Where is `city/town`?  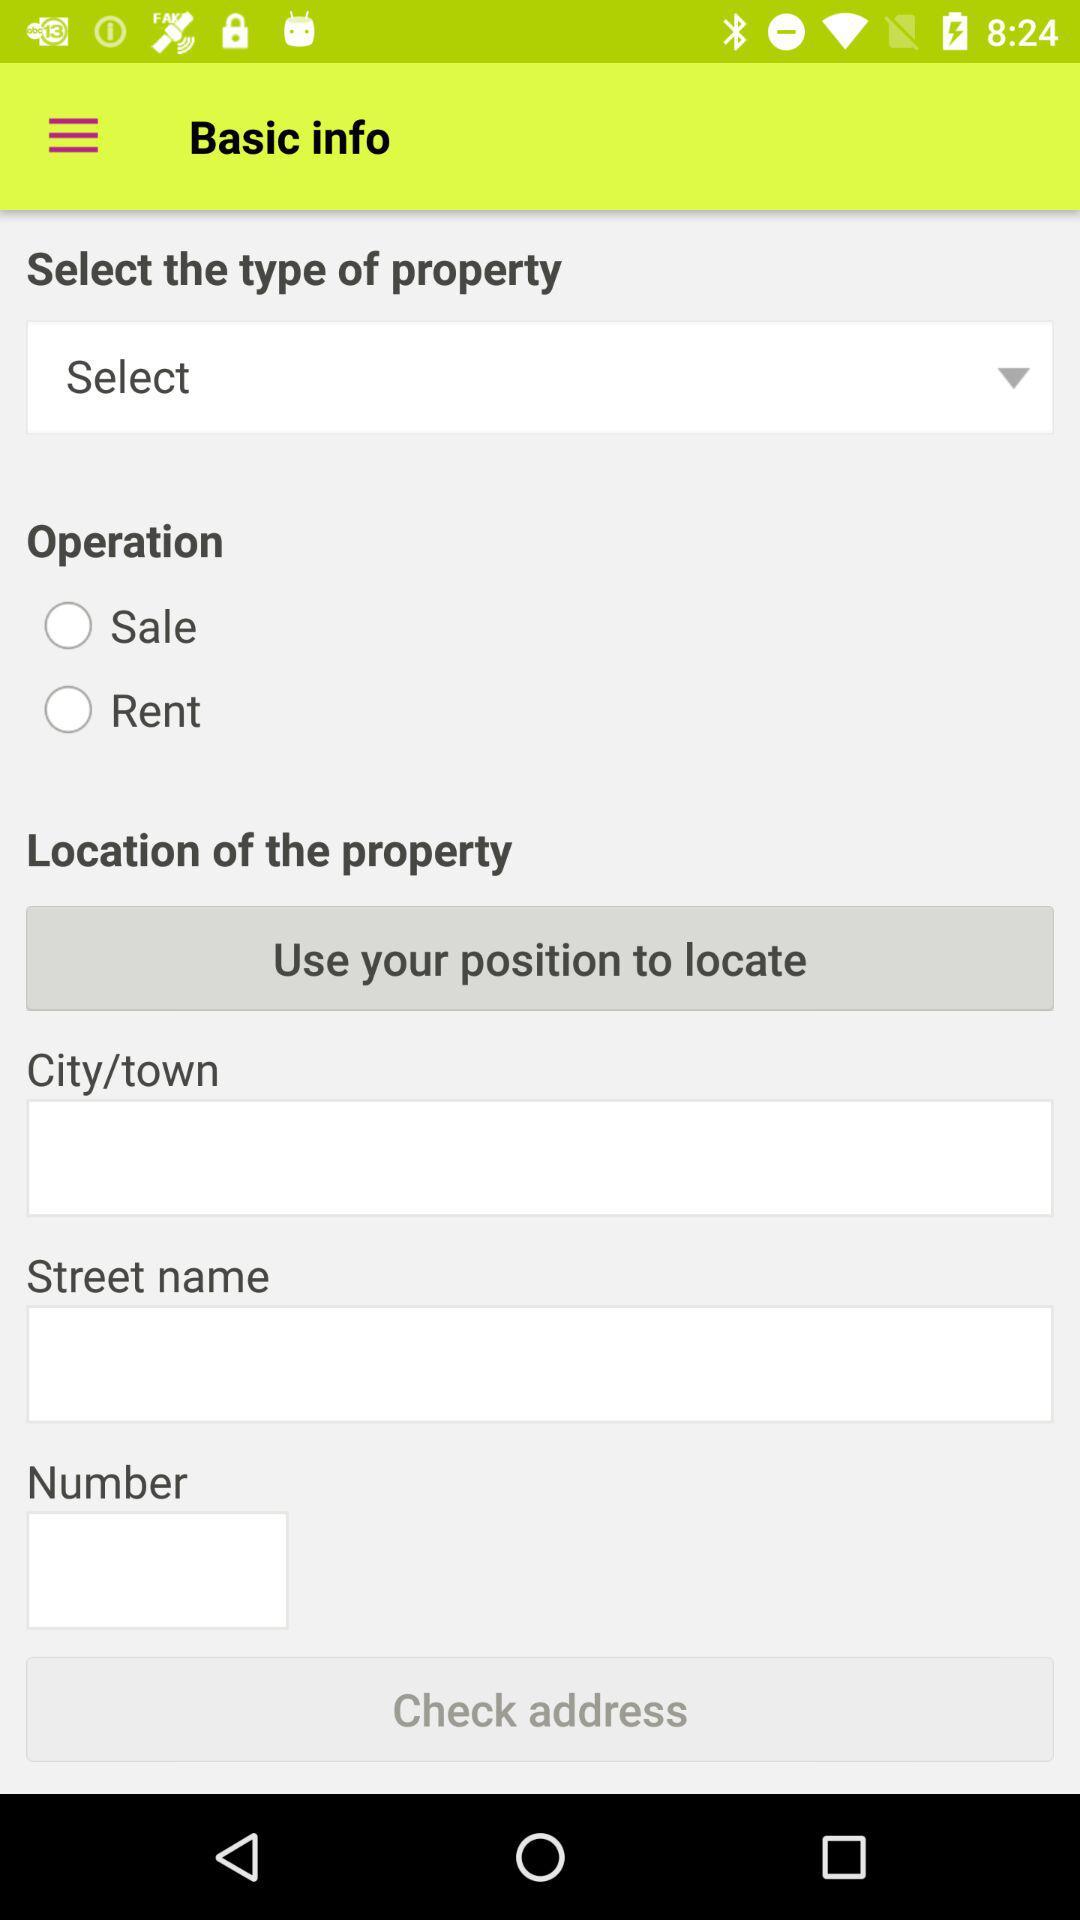
city/town is located at coordinates (540, 1157).